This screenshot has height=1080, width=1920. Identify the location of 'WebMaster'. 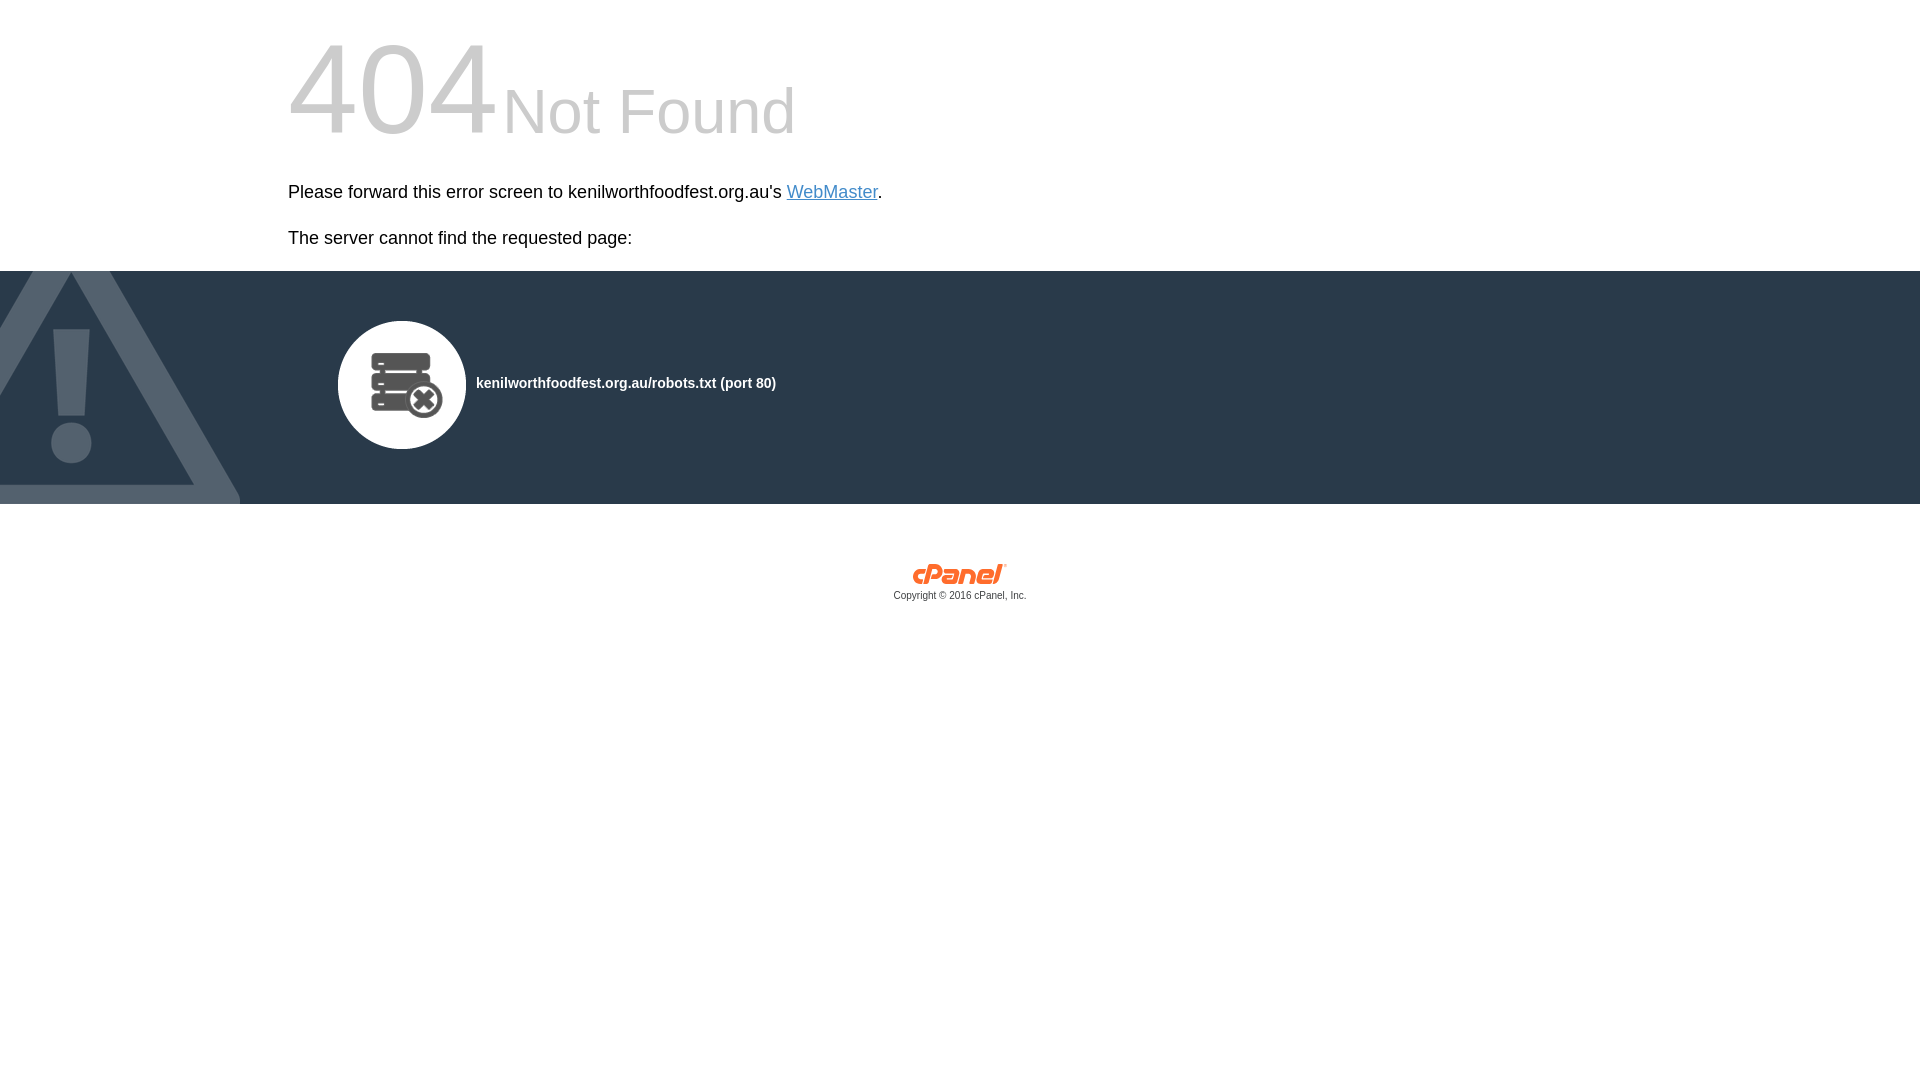
(786, 192).